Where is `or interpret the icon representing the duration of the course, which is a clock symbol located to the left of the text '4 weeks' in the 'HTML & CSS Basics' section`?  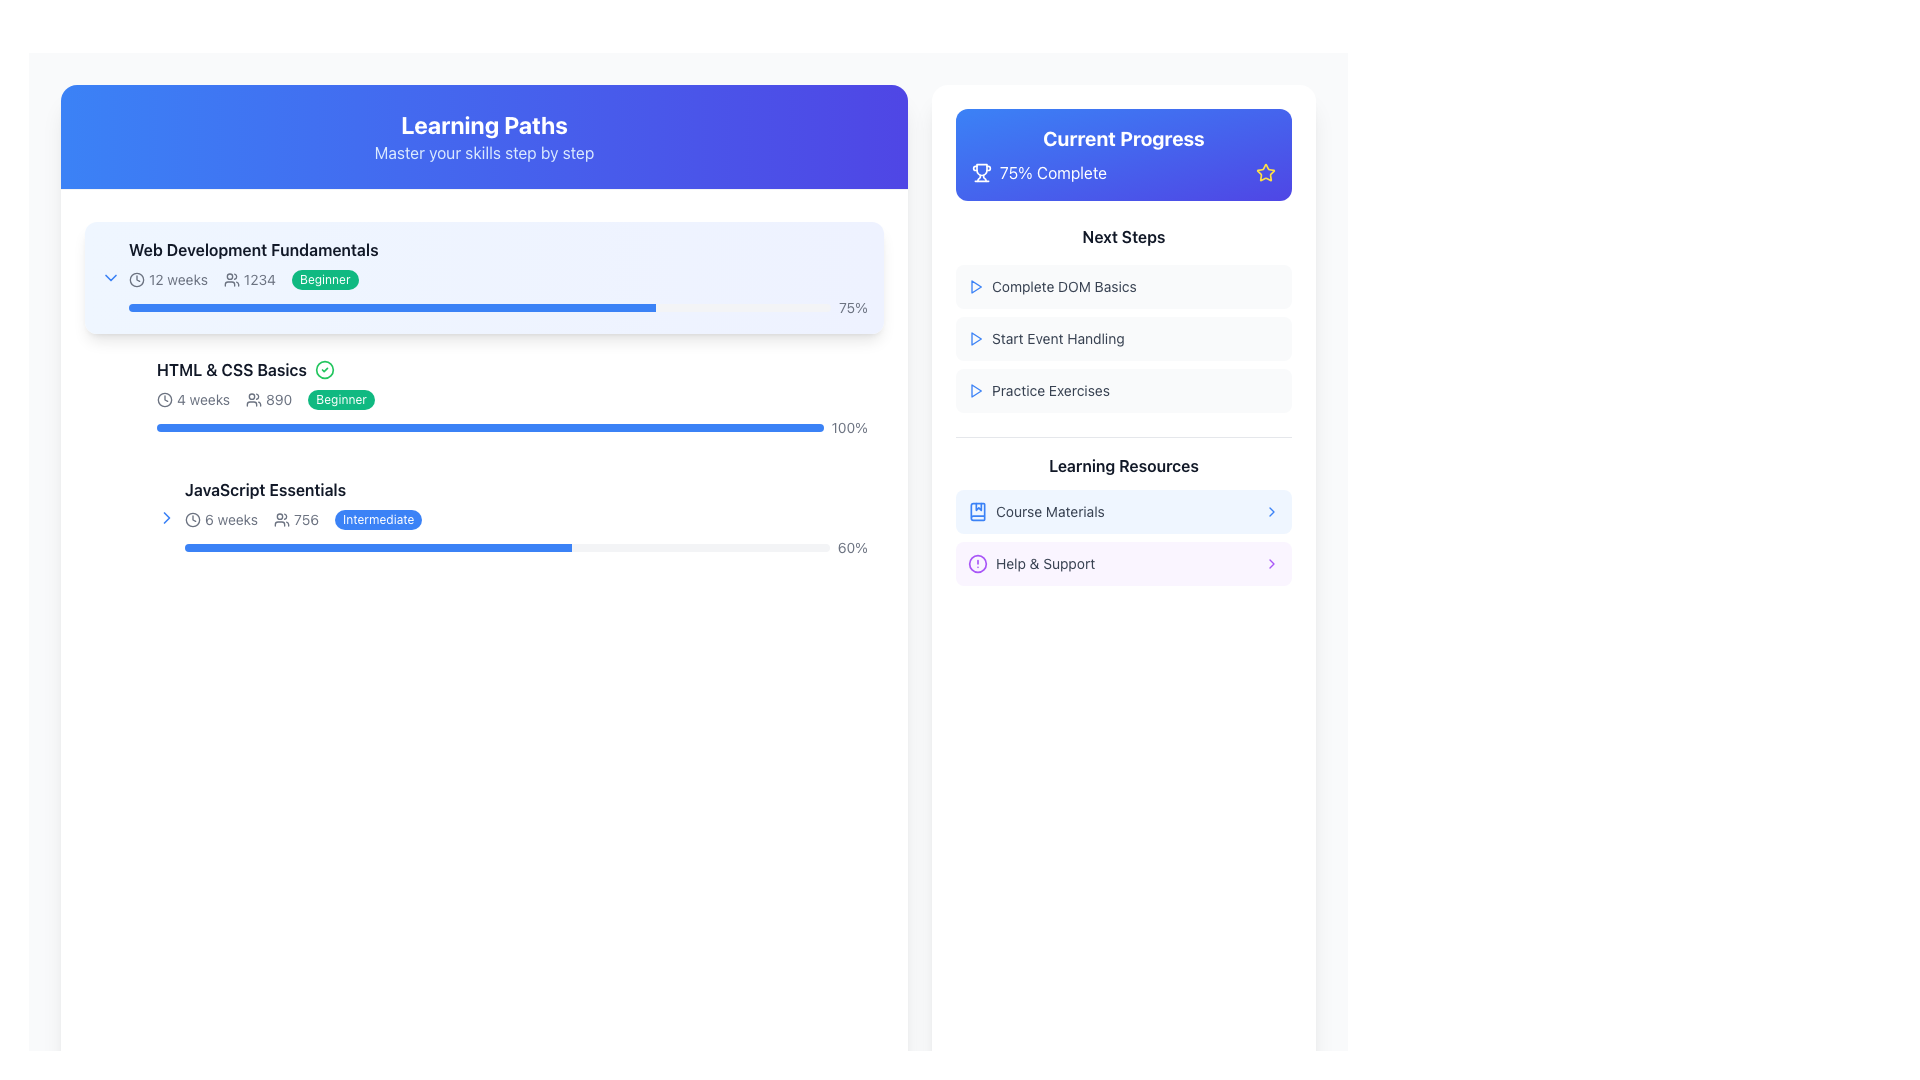
or interpret the icon representing the duration of the course, which is a clock symbol located to the left of the text '4 weeks' in the 'HTML & CSS Basics' section is located at coordinates (164, 400).